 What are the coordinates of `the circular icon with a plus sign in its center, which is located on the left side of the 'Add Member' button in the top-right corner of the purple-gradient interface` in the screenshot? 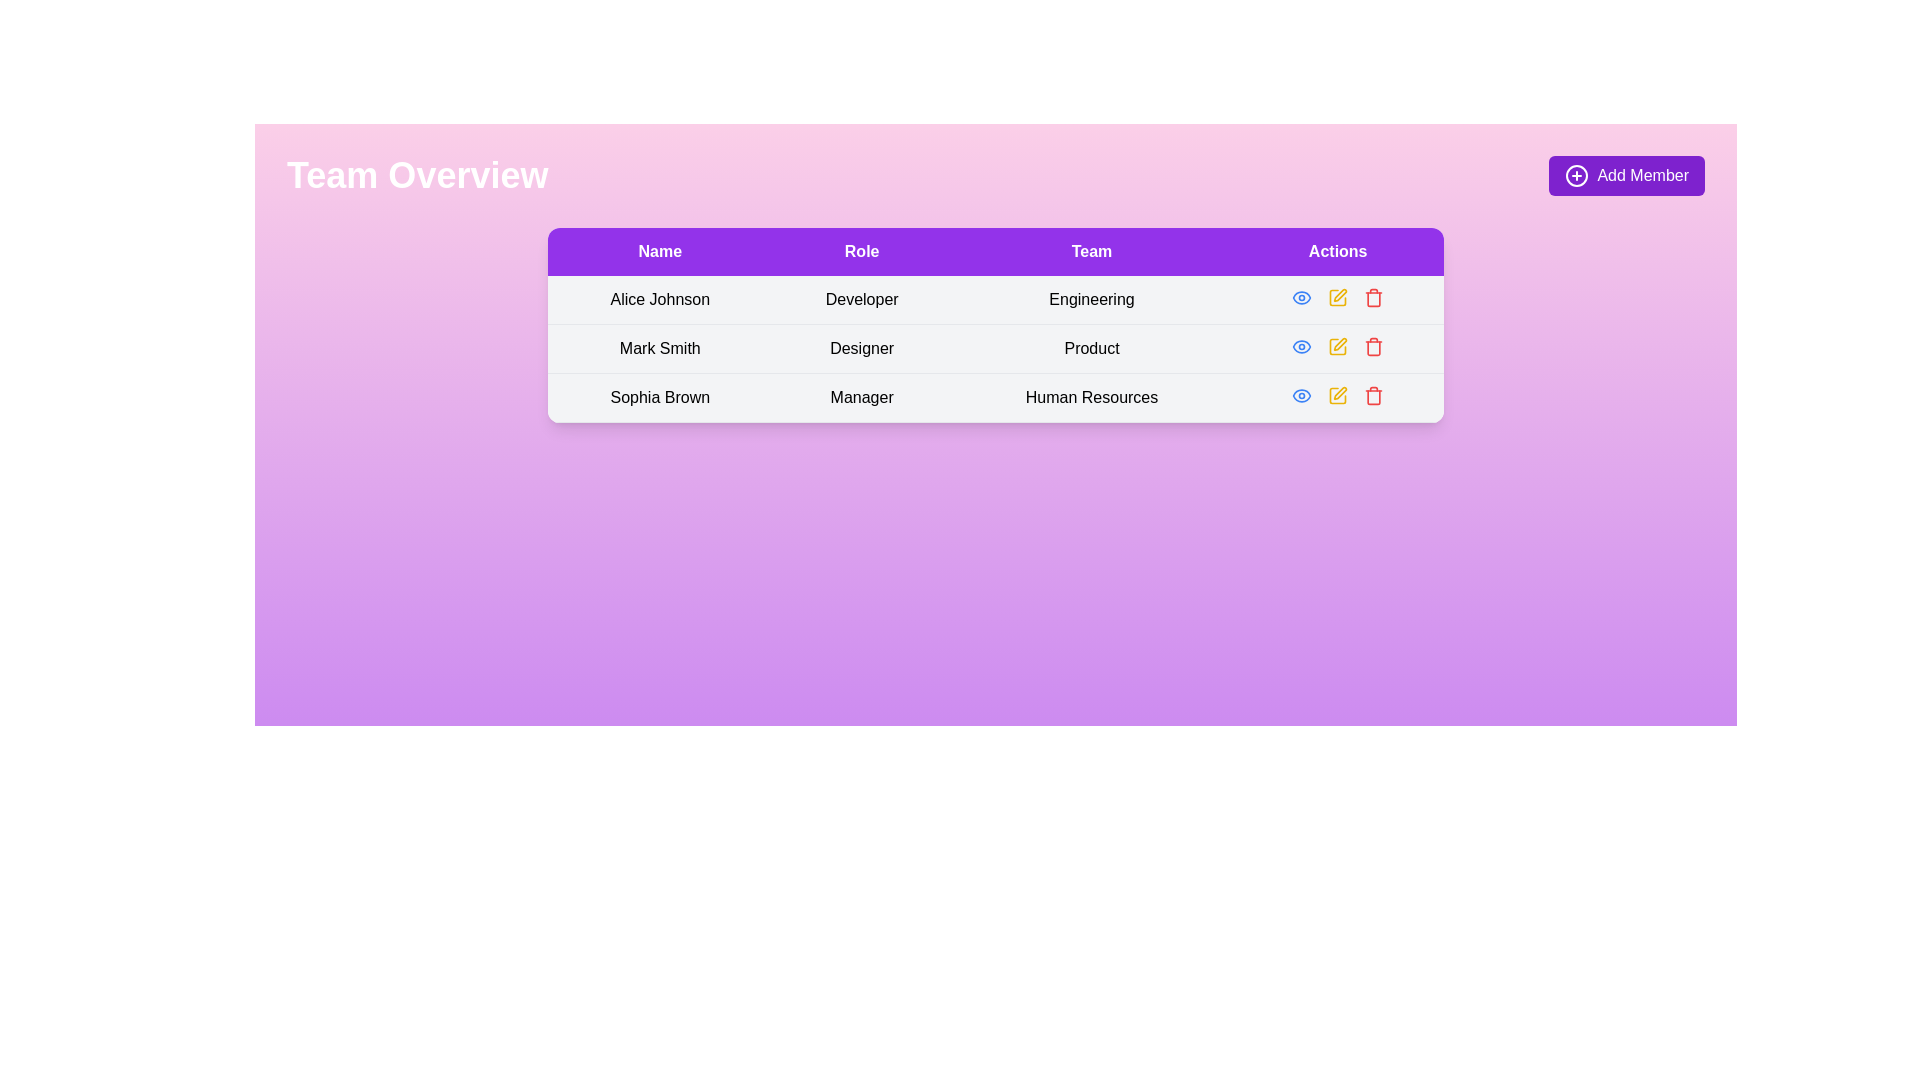 It's located at (1576, 175).